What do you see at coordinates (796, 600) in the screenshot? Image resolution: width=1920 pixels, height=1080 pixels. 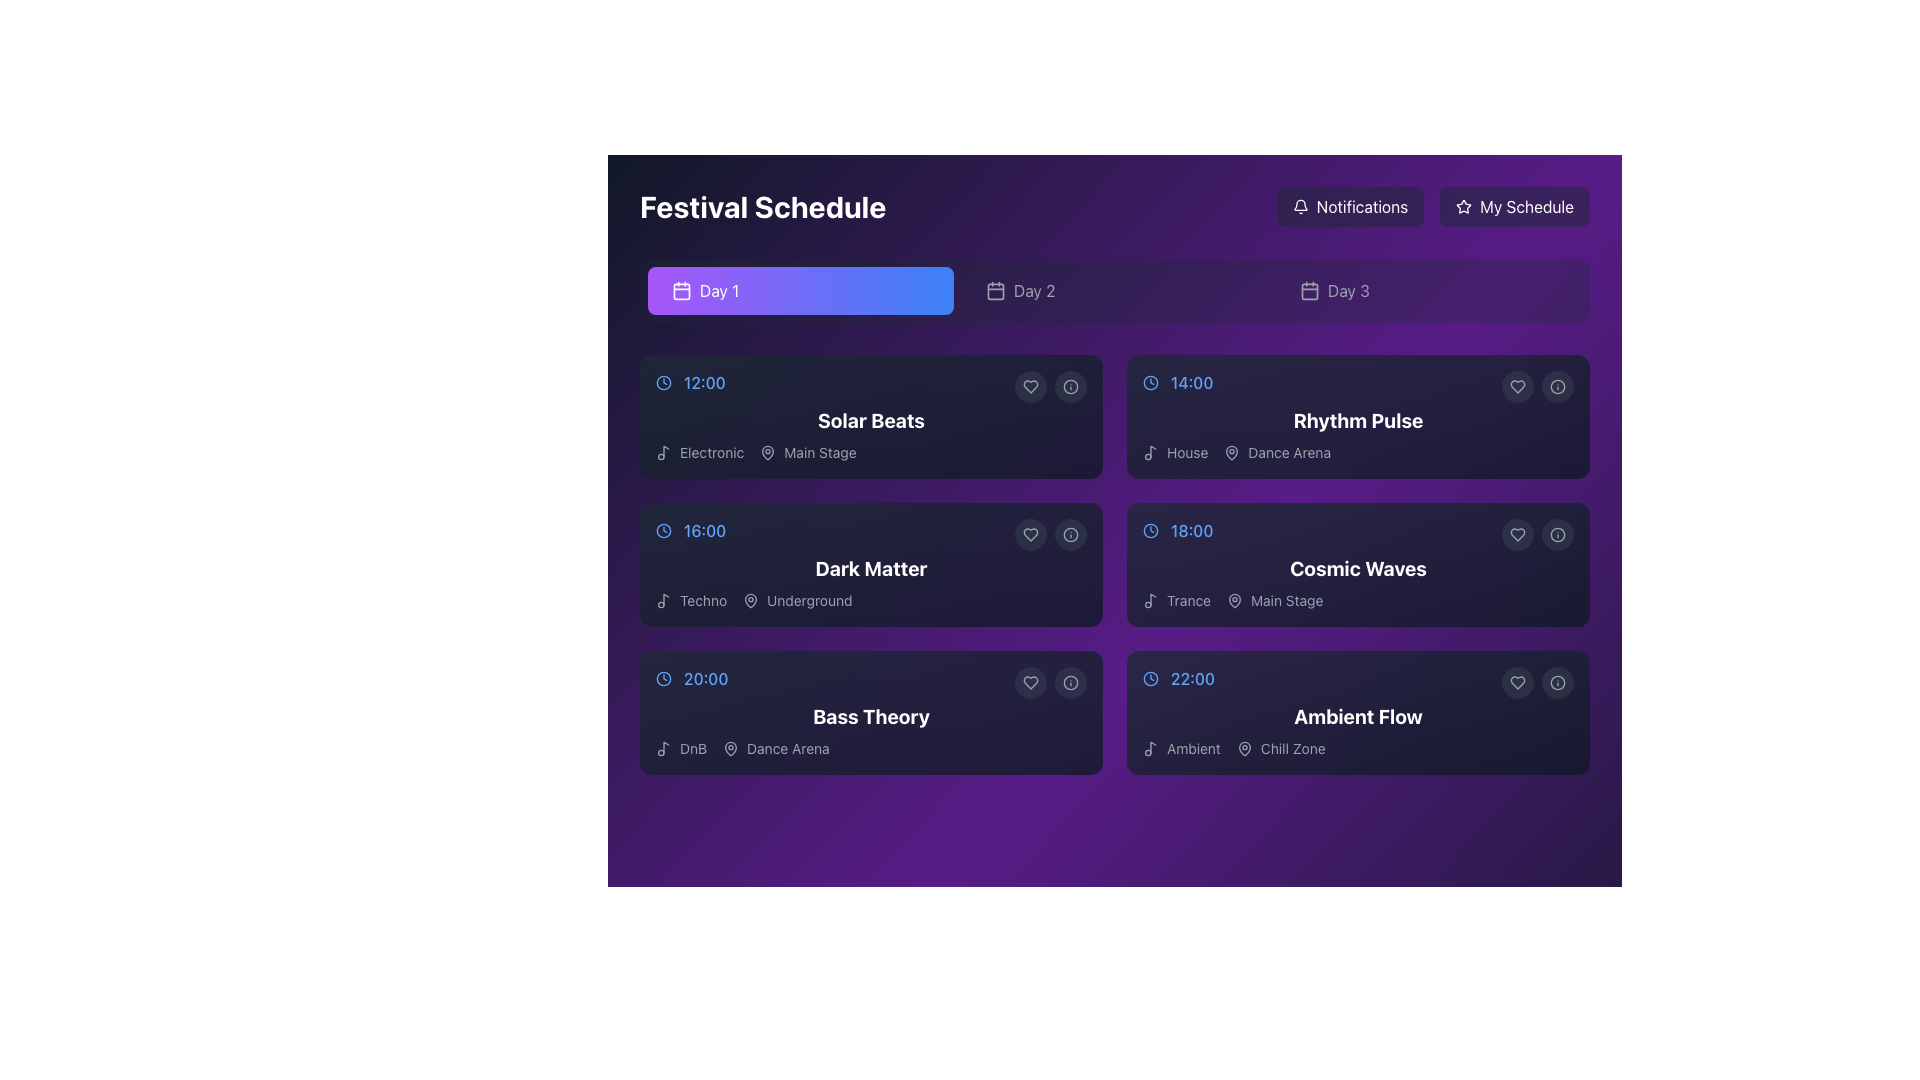 I see `the 'Underground' text label indicating the venue for the event located beside the location pin icon, positioned within the schedule grid for the 'Dark Matter' event` at bounding box center [796, 600].